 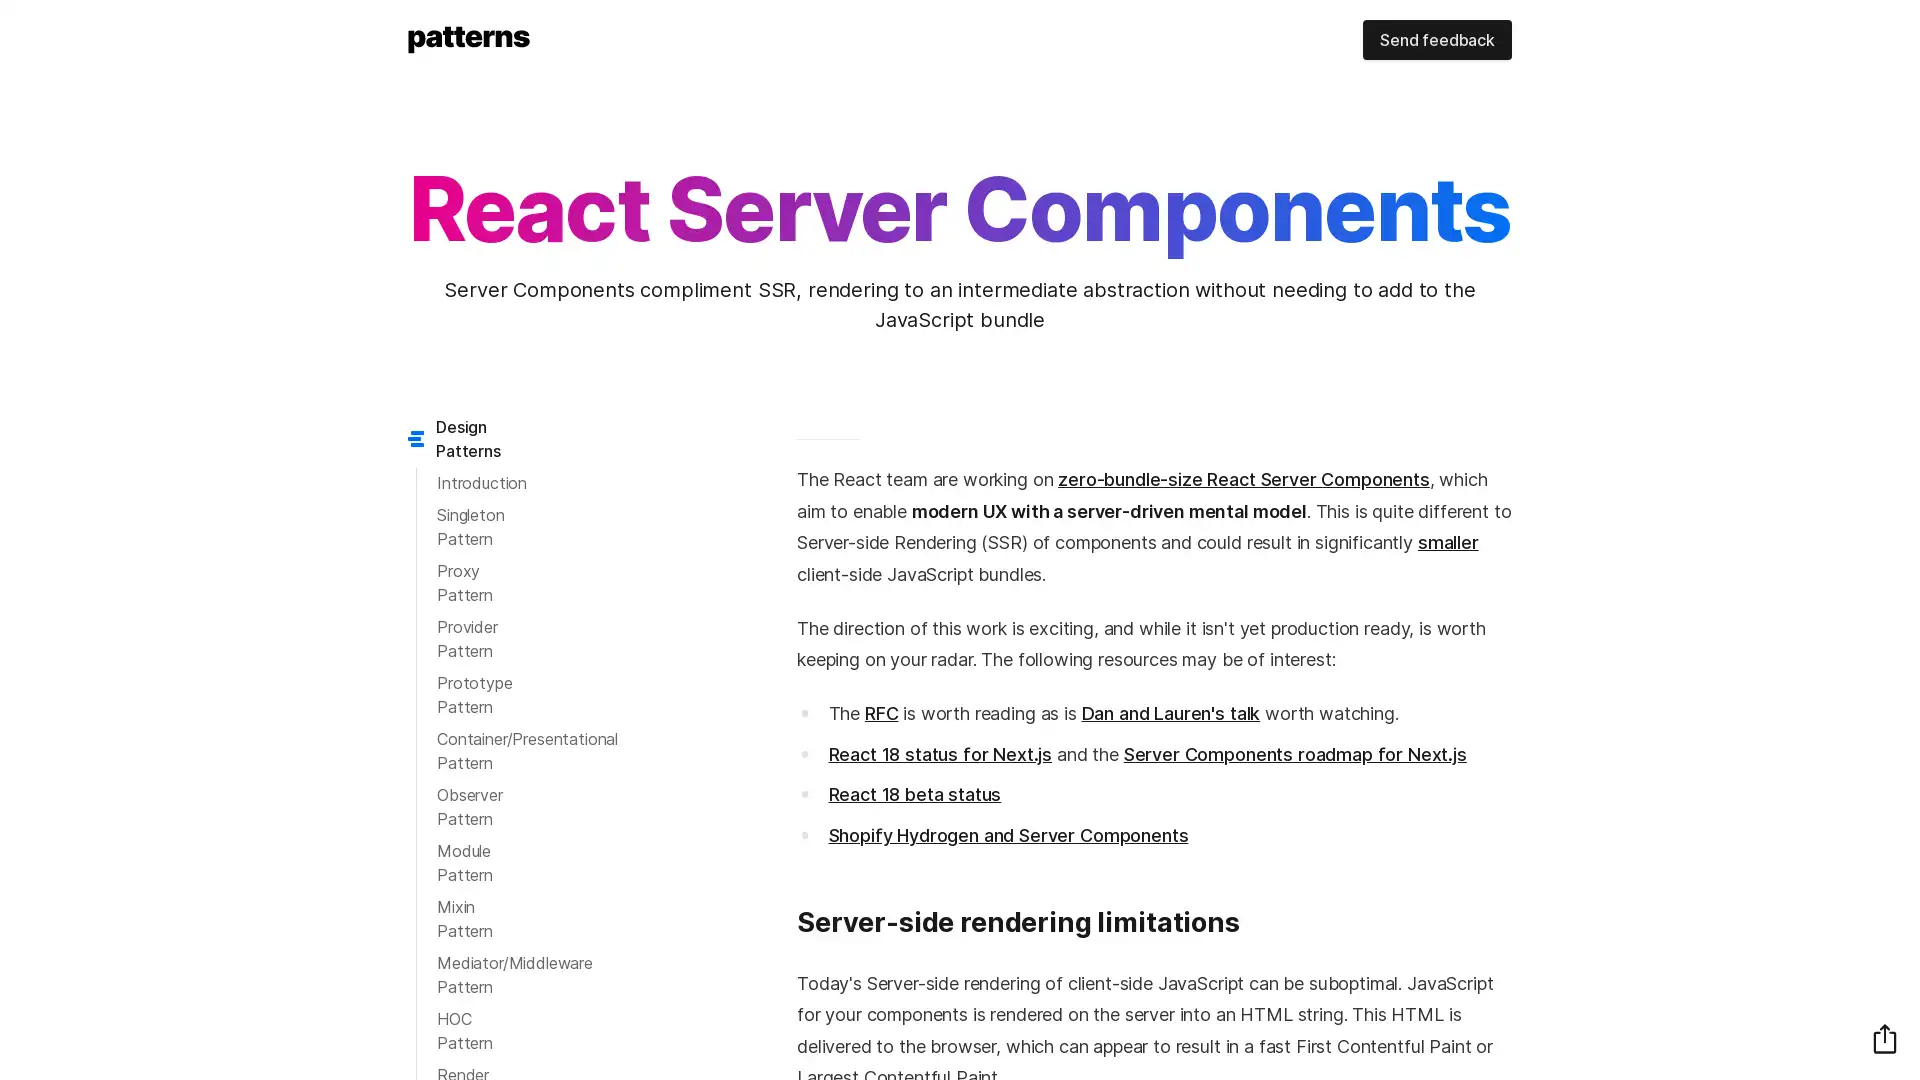 What do you see at coordinates (1884, 1037) in the screenshot?
I see `Share` at bounding box center [1884, 1037].